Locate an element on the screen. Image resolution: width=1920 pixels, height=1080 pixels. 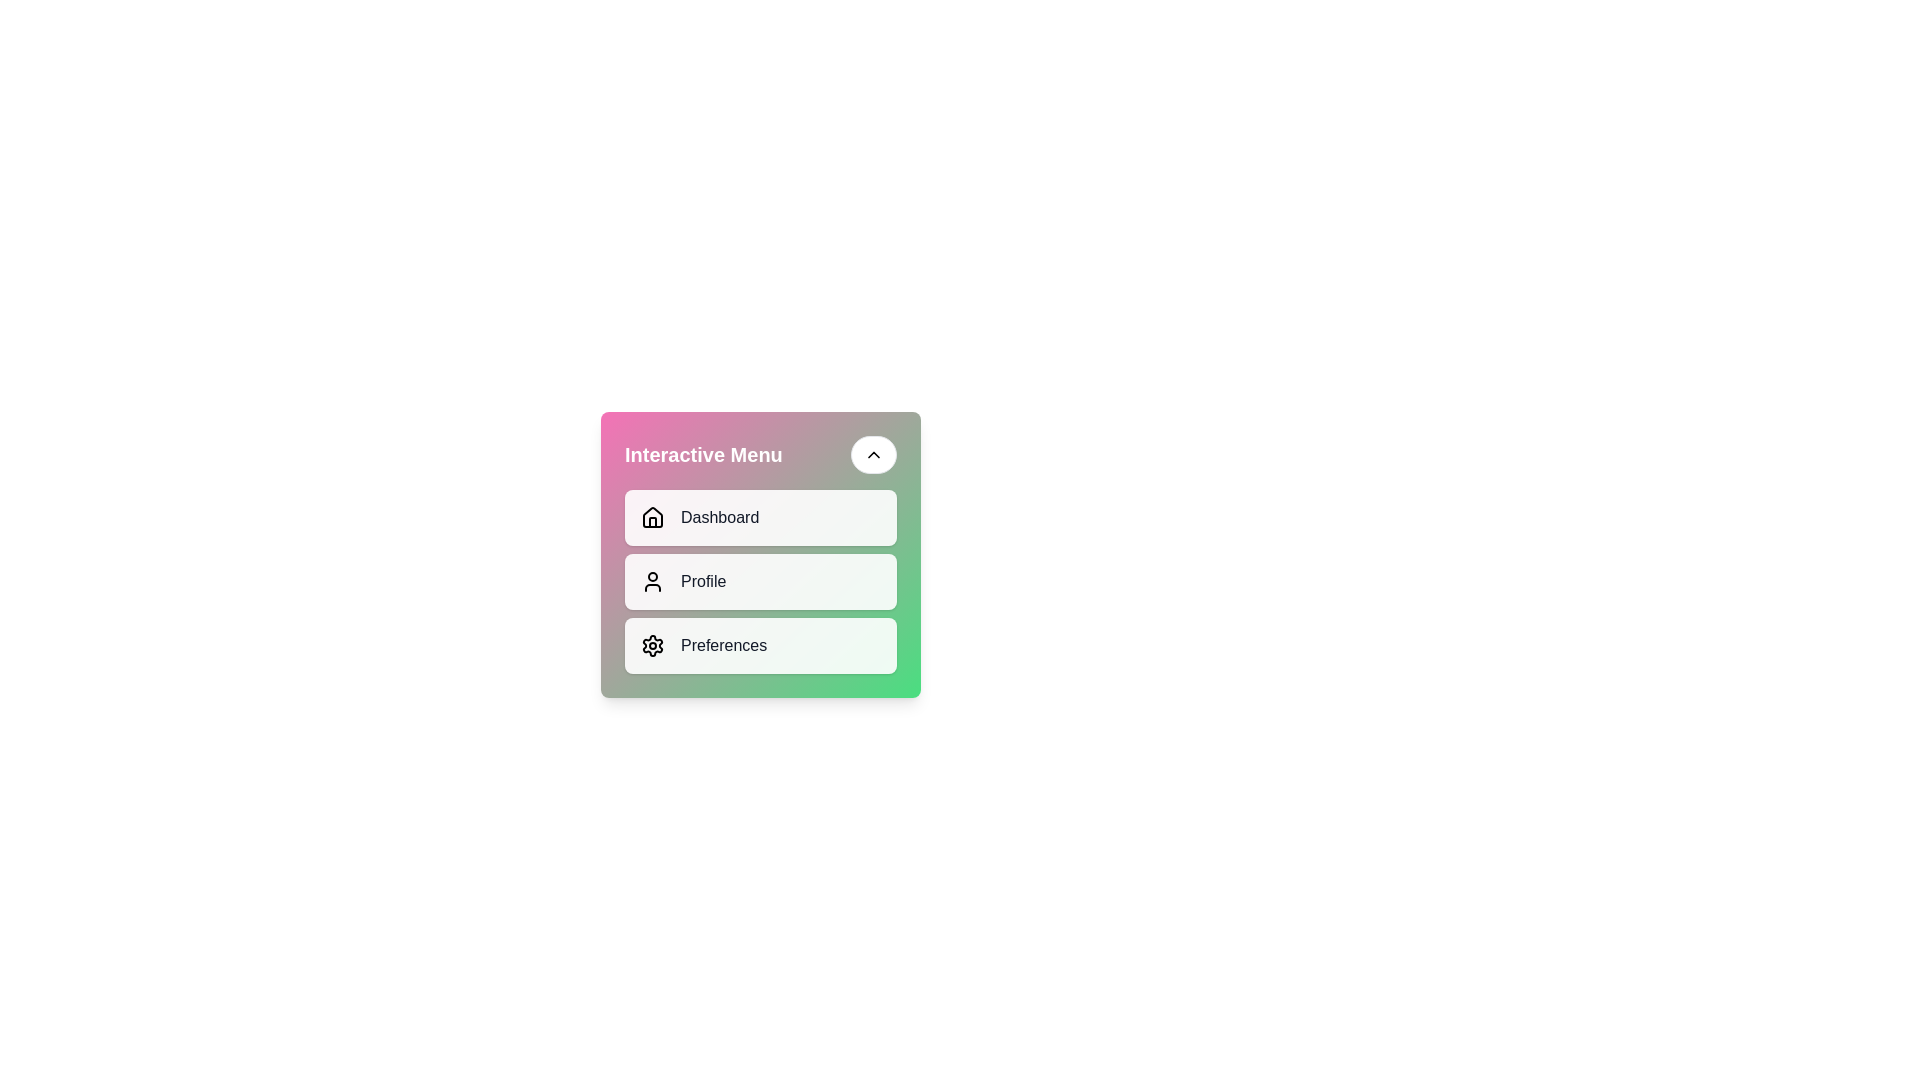
text of the descriptive label for the settings-related action located to the right of the gear icon in the menu box is located at coordinates (723, 645).